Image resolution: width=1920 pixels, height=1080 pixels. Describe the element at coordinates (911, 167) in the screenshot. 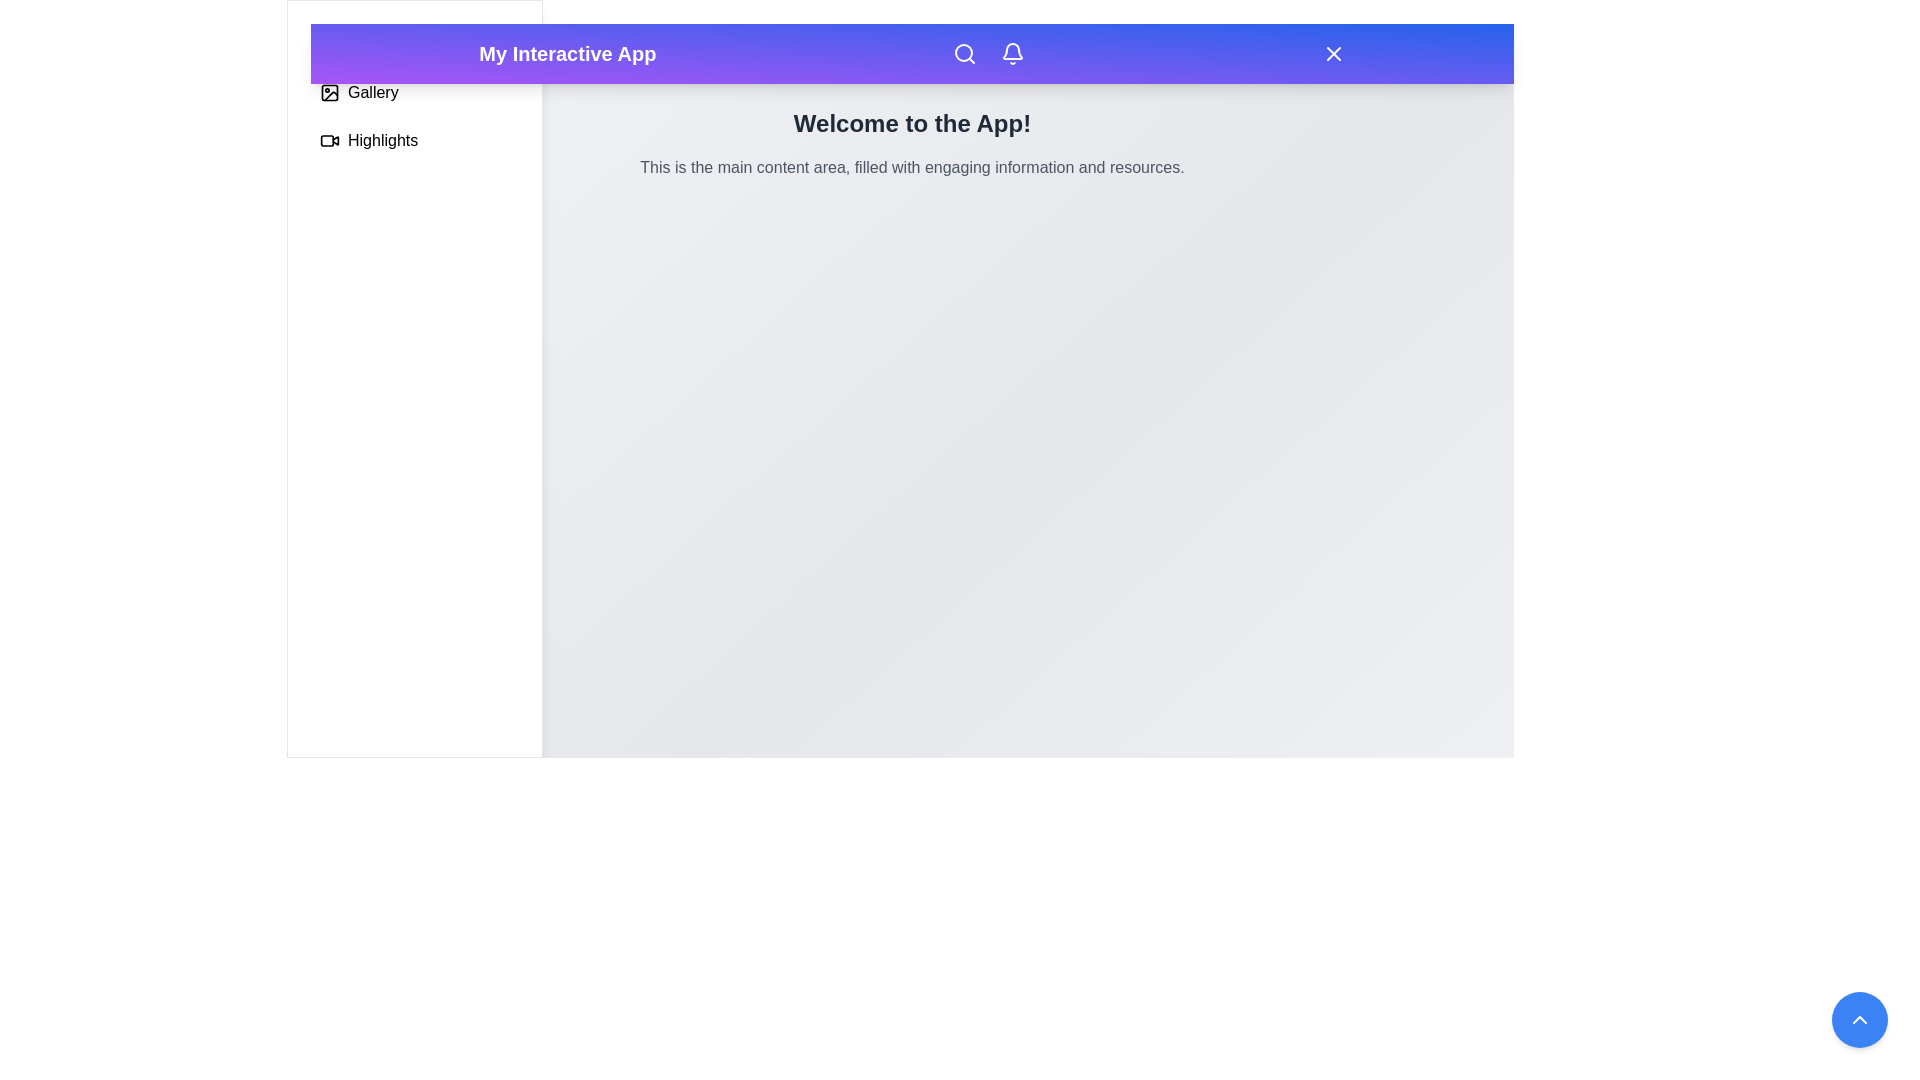

I see `the text paragraph styled in gray color, located below the title 'Welcome to the App!', to engage with surrounding elements` at that location.